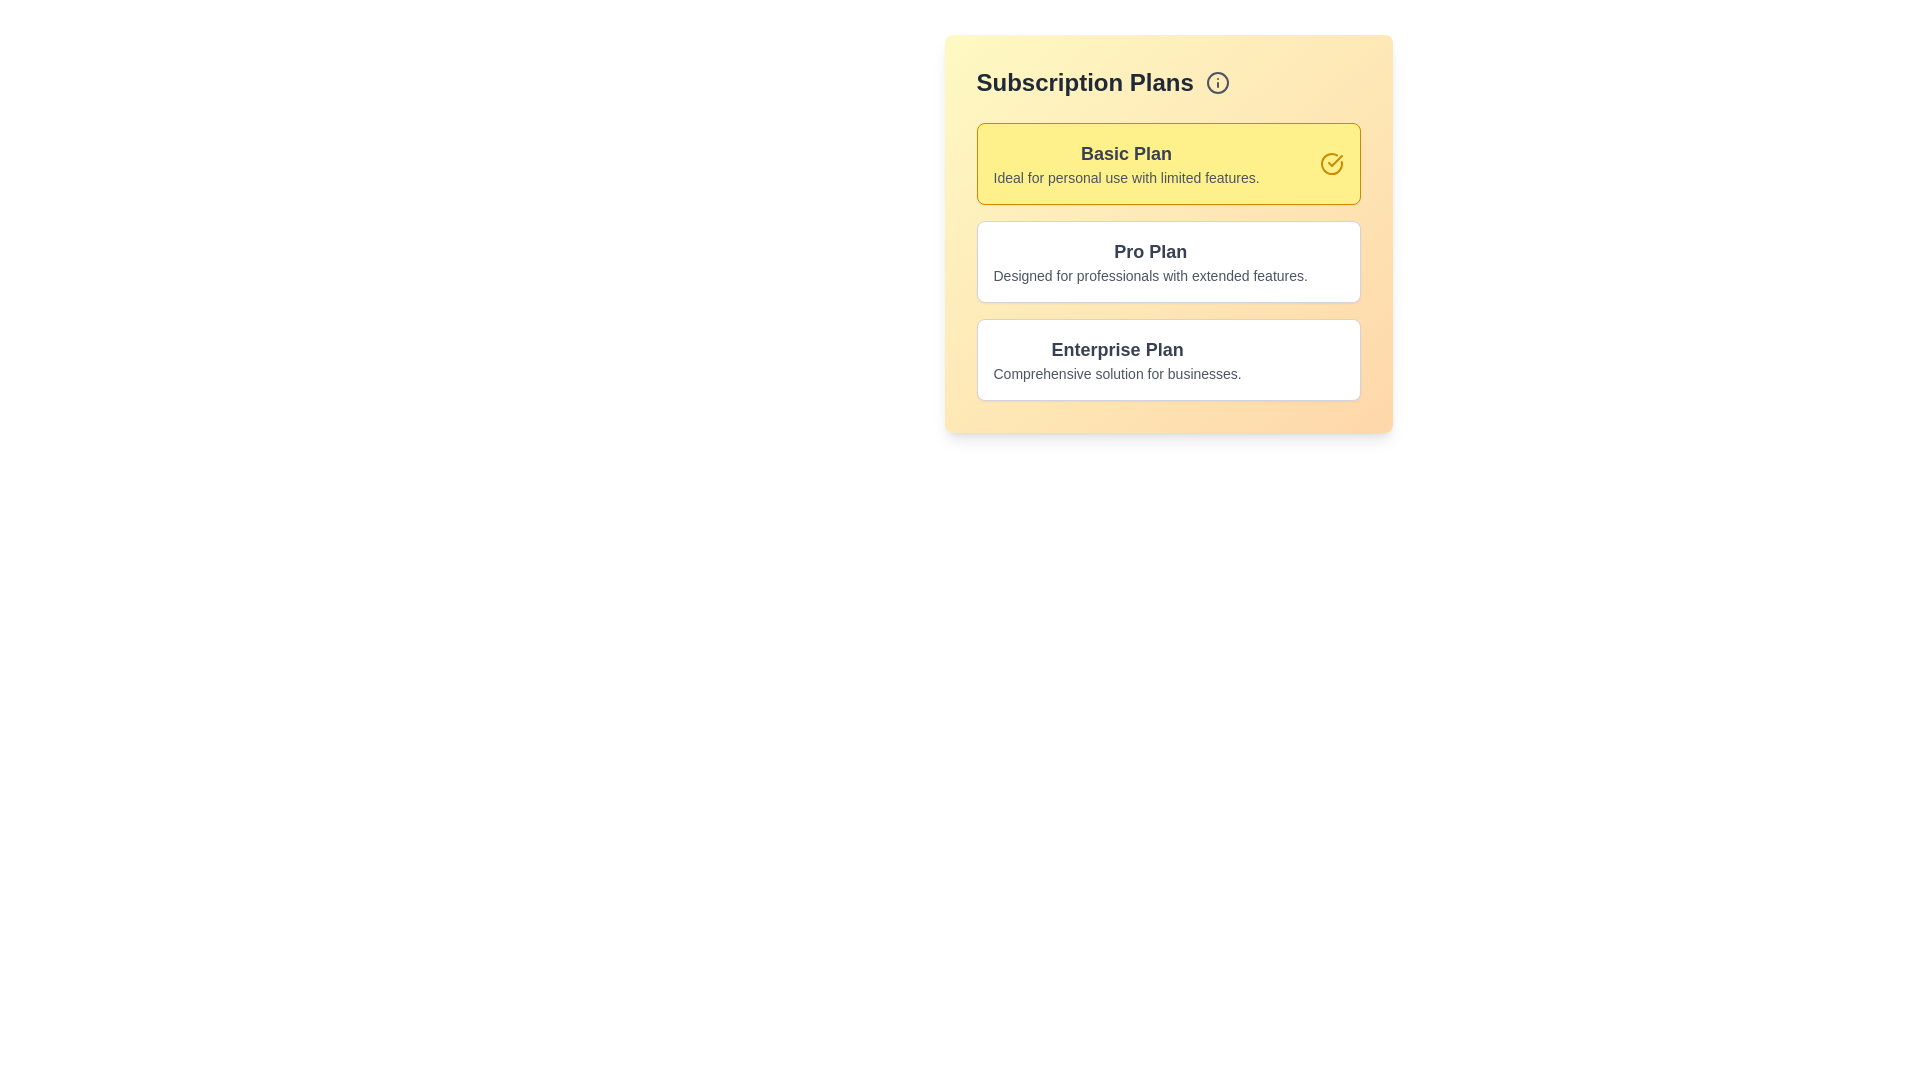 Image resolution: width=1920 pixels, height=1080 pixels. Describe the element at coordinates (1168, 261) in the screenshot. I see `the 'Pro Plan' subscription Information Card, which is the second option in a vertical list between 'Basic Plan' and 'Enterprise Plan'` at that location.